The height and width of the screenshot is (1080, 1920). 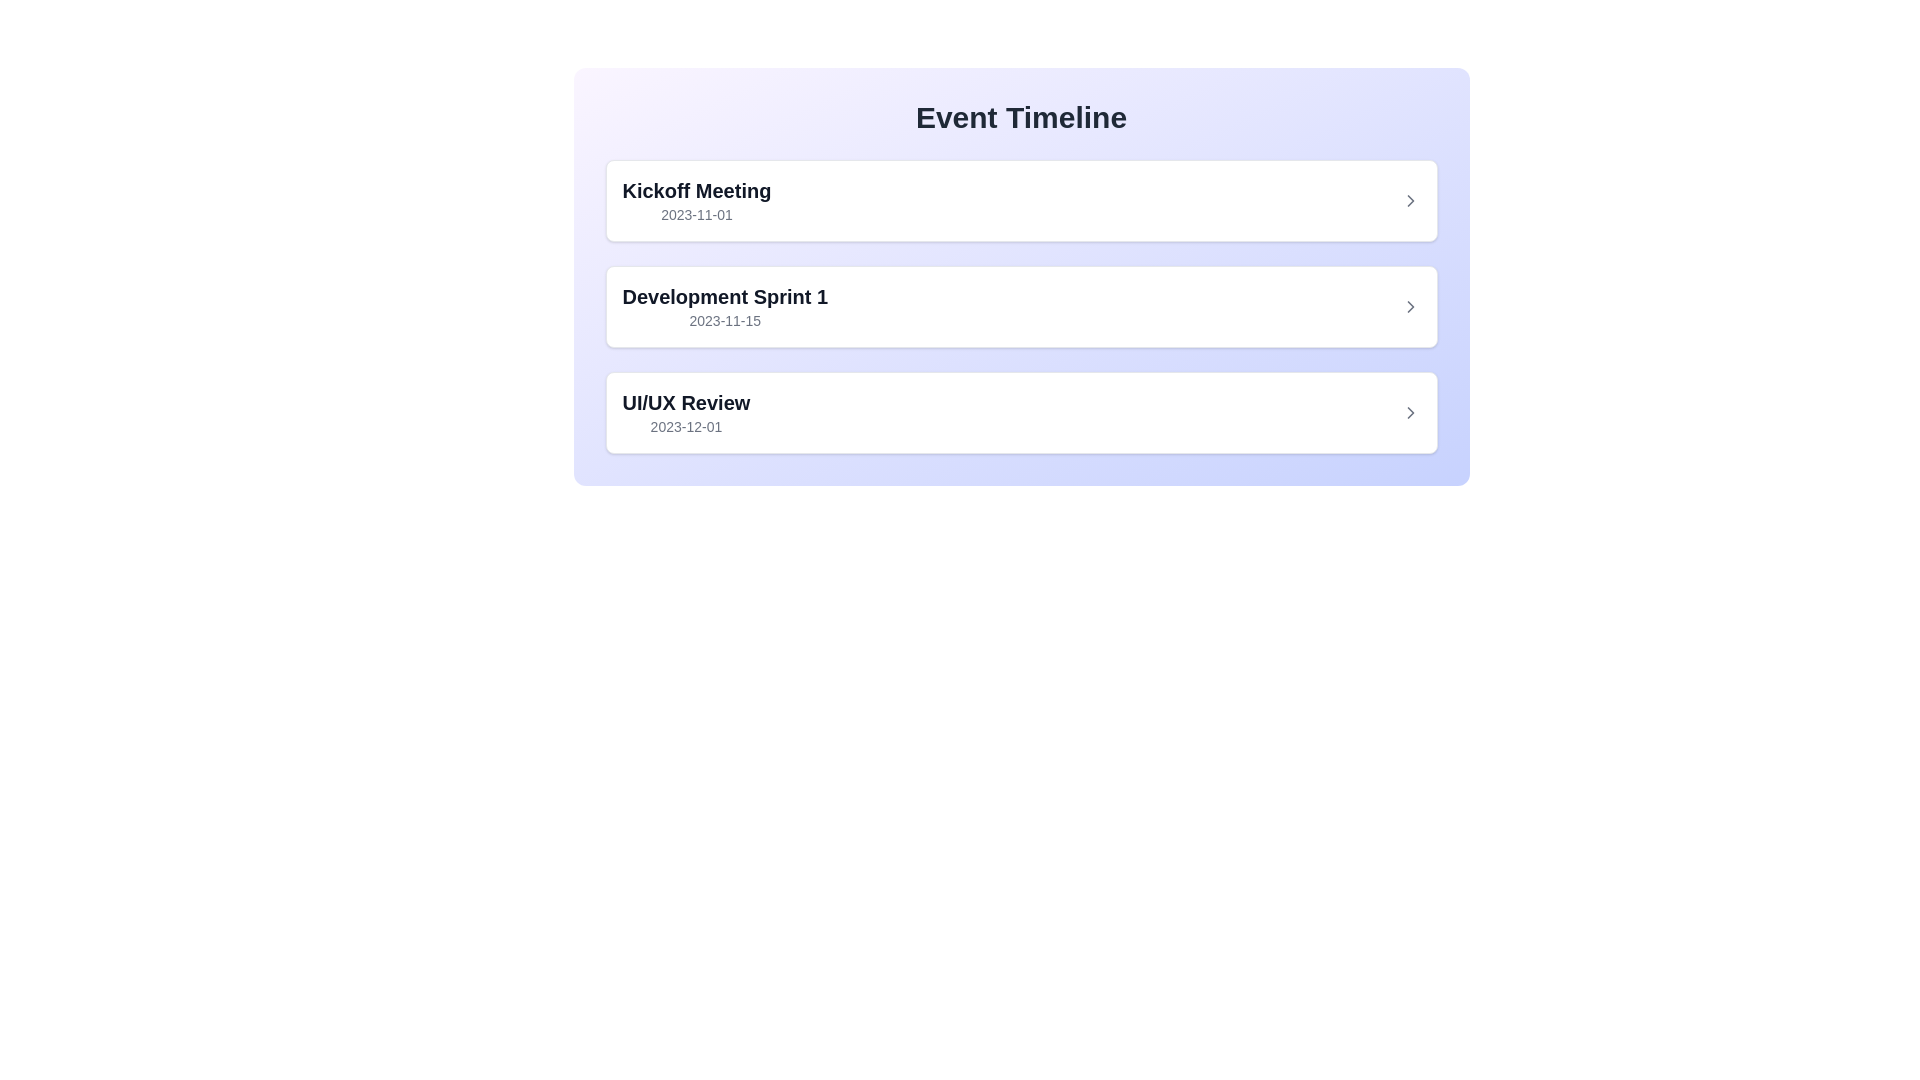 I want to click on the rightwards pointing chevron icon styled in gray, located within the 'Kickoff Meeting, 2023-11-01' entry in the timeline, so click(x=1409, y=200).